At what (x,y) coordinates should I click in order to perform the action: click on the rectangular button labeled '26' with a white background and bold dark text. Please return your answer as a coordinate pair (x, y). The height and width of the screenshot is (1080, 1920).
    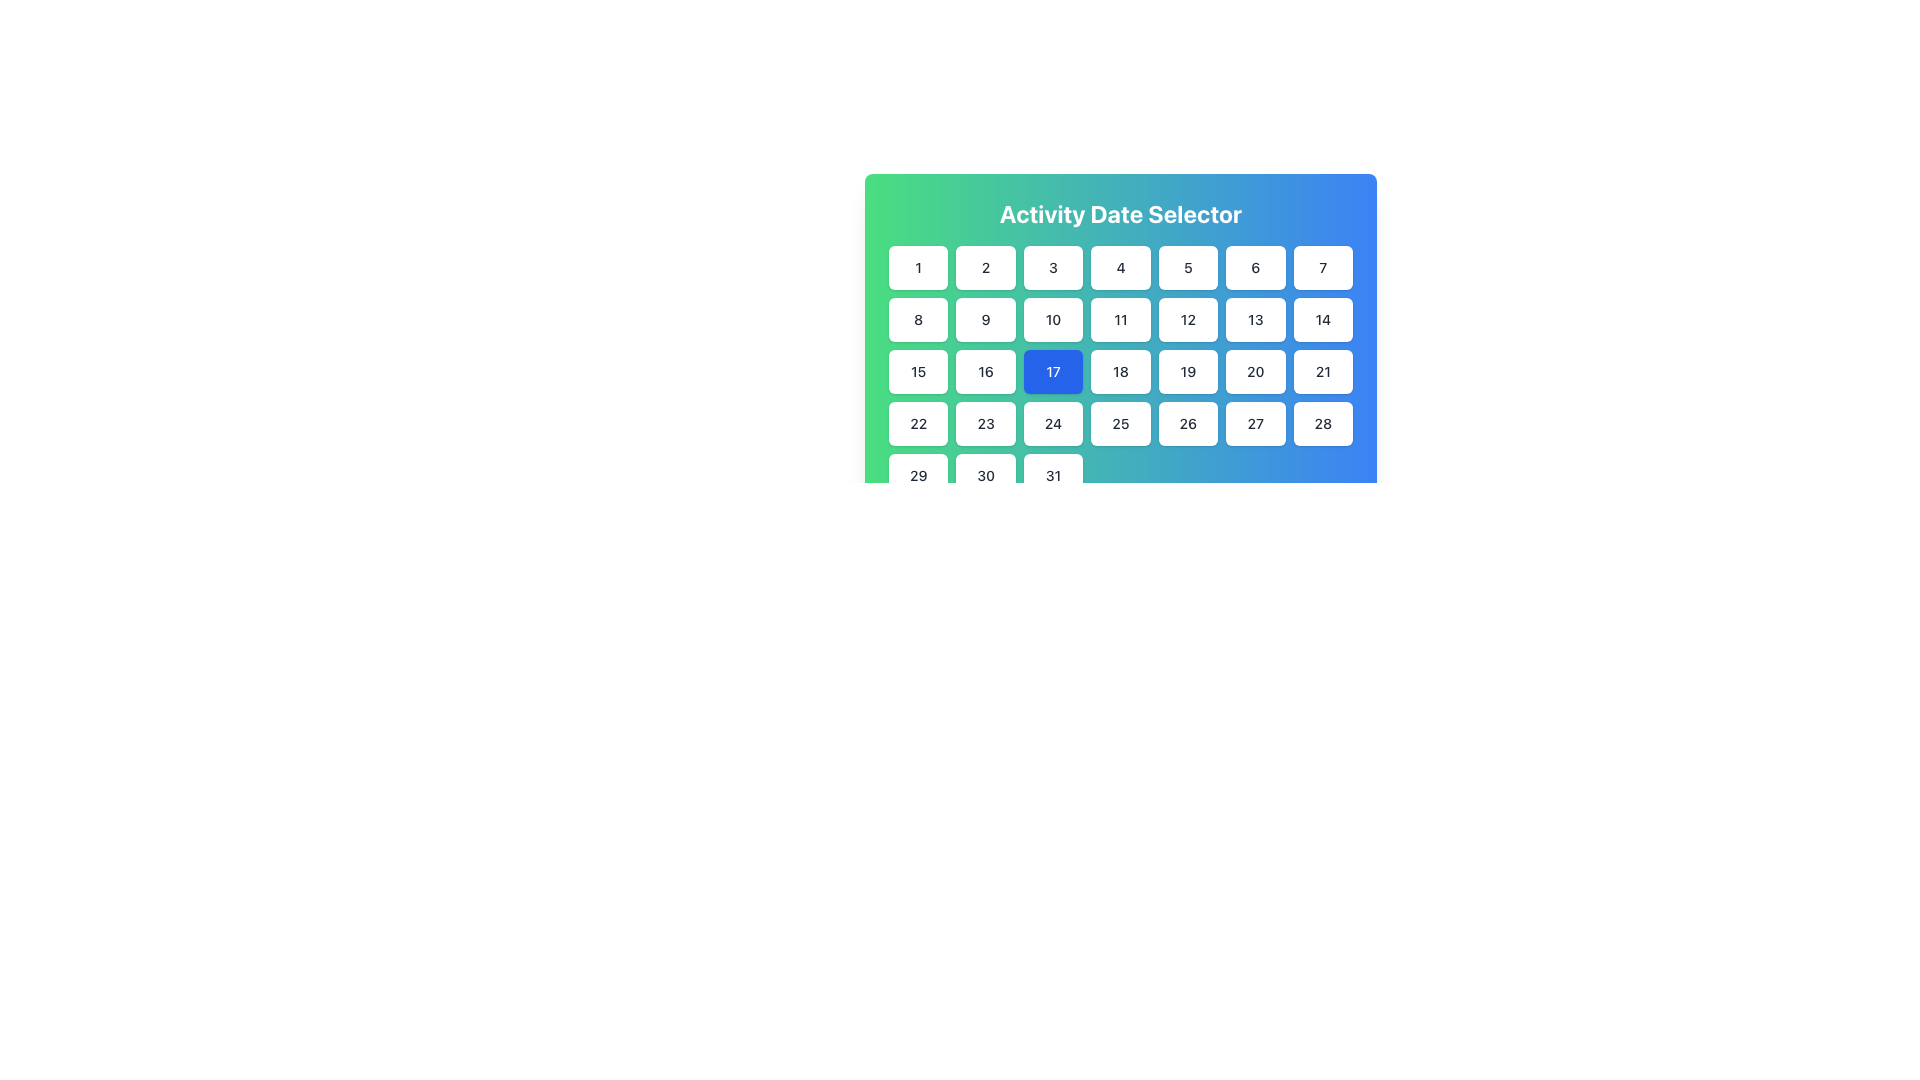
    Looking at the image, I should click on (1188, 423).